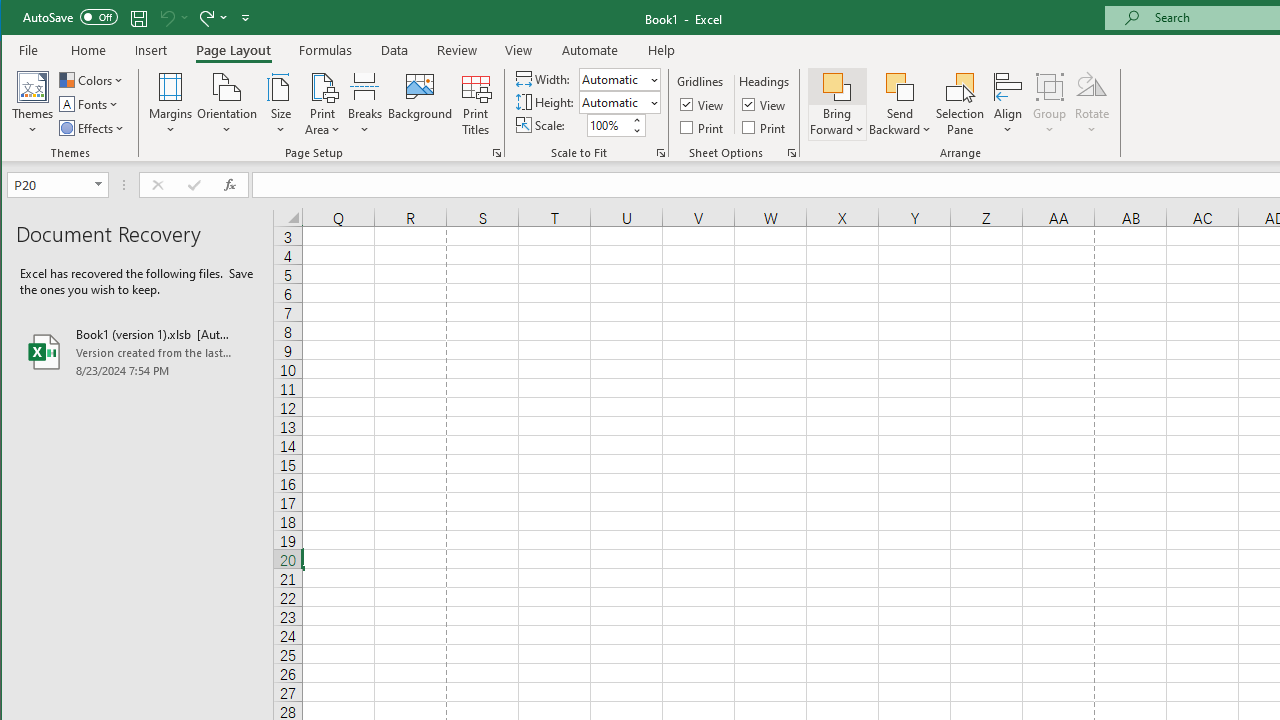 Image resolution: width=1280 pixels, height=720 pixels. What do you see at coordinates (170, 104) in the screenshot?
I see `'Margins'` at bounding box center [170, 104].